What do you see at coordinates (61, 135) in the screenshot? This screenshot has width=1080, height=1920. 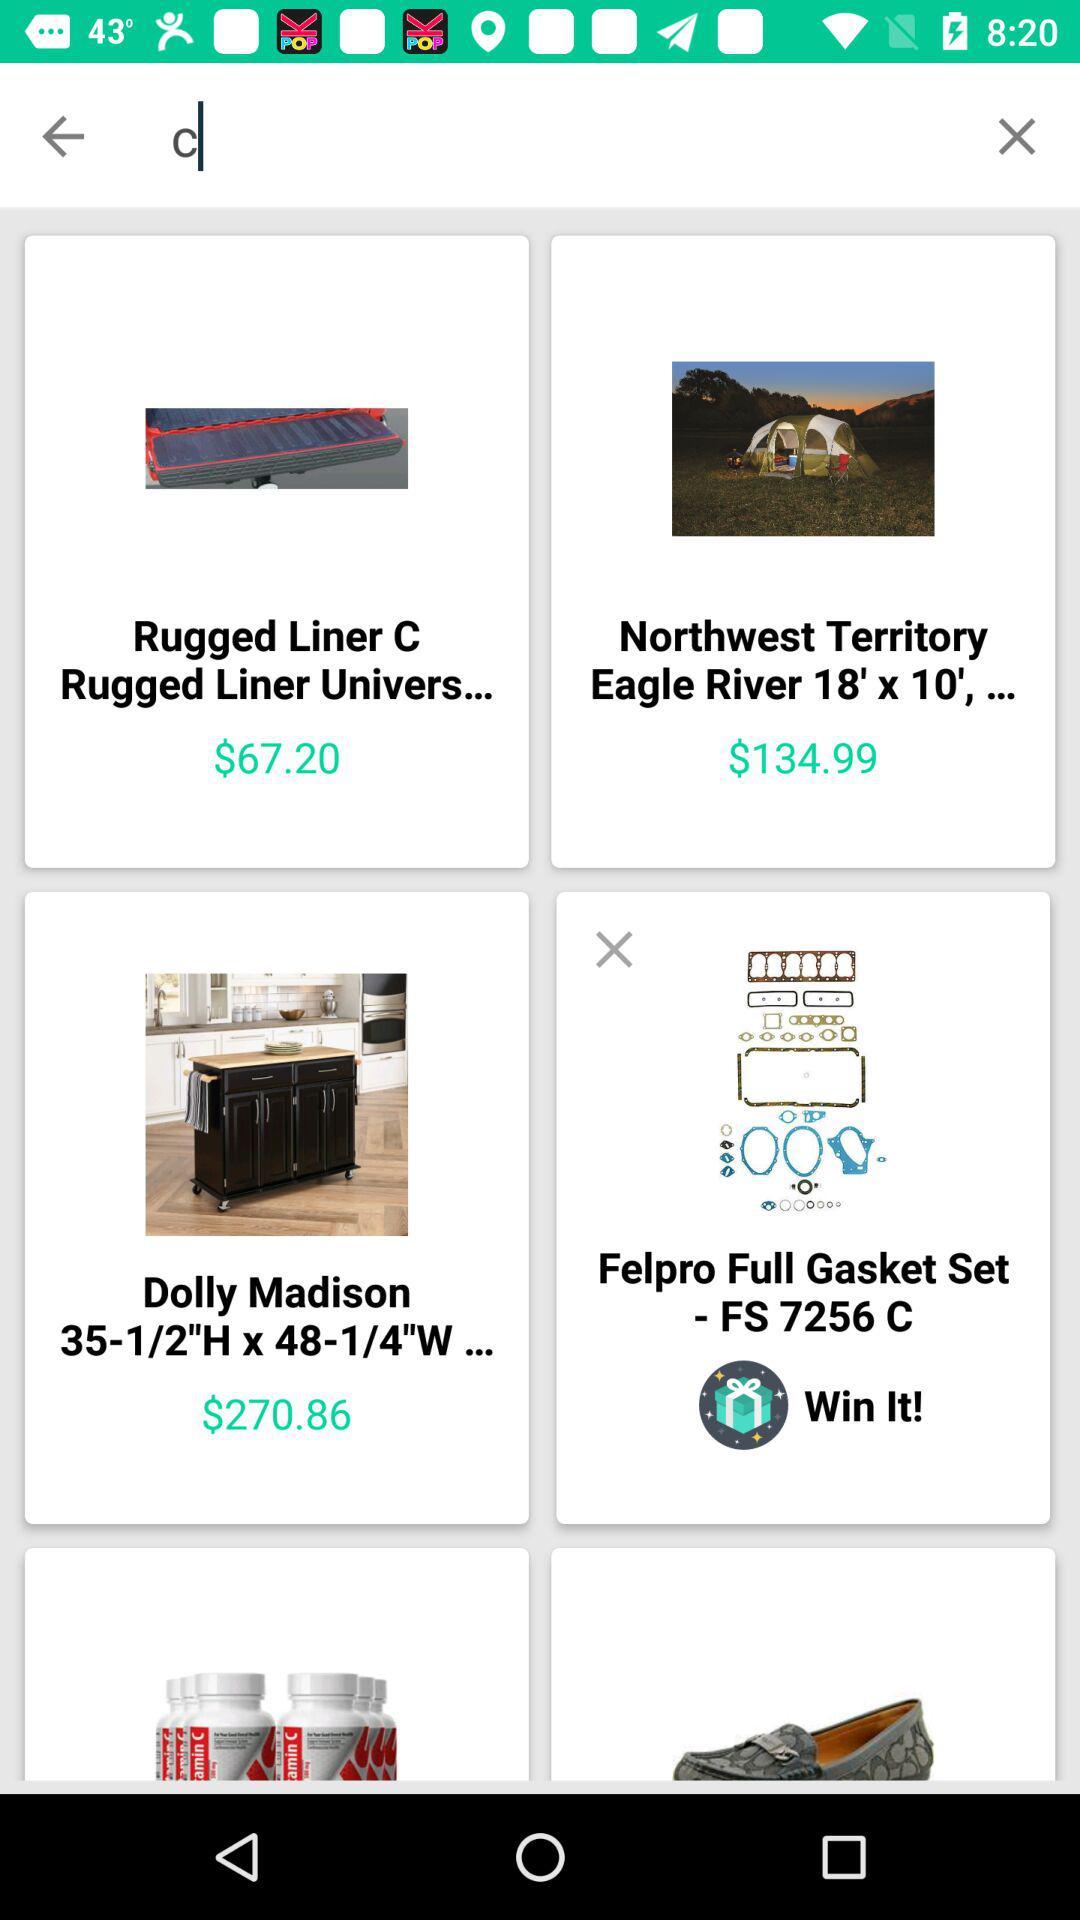 I see `the arrow_backward icon` at bounding box center [61, 135].